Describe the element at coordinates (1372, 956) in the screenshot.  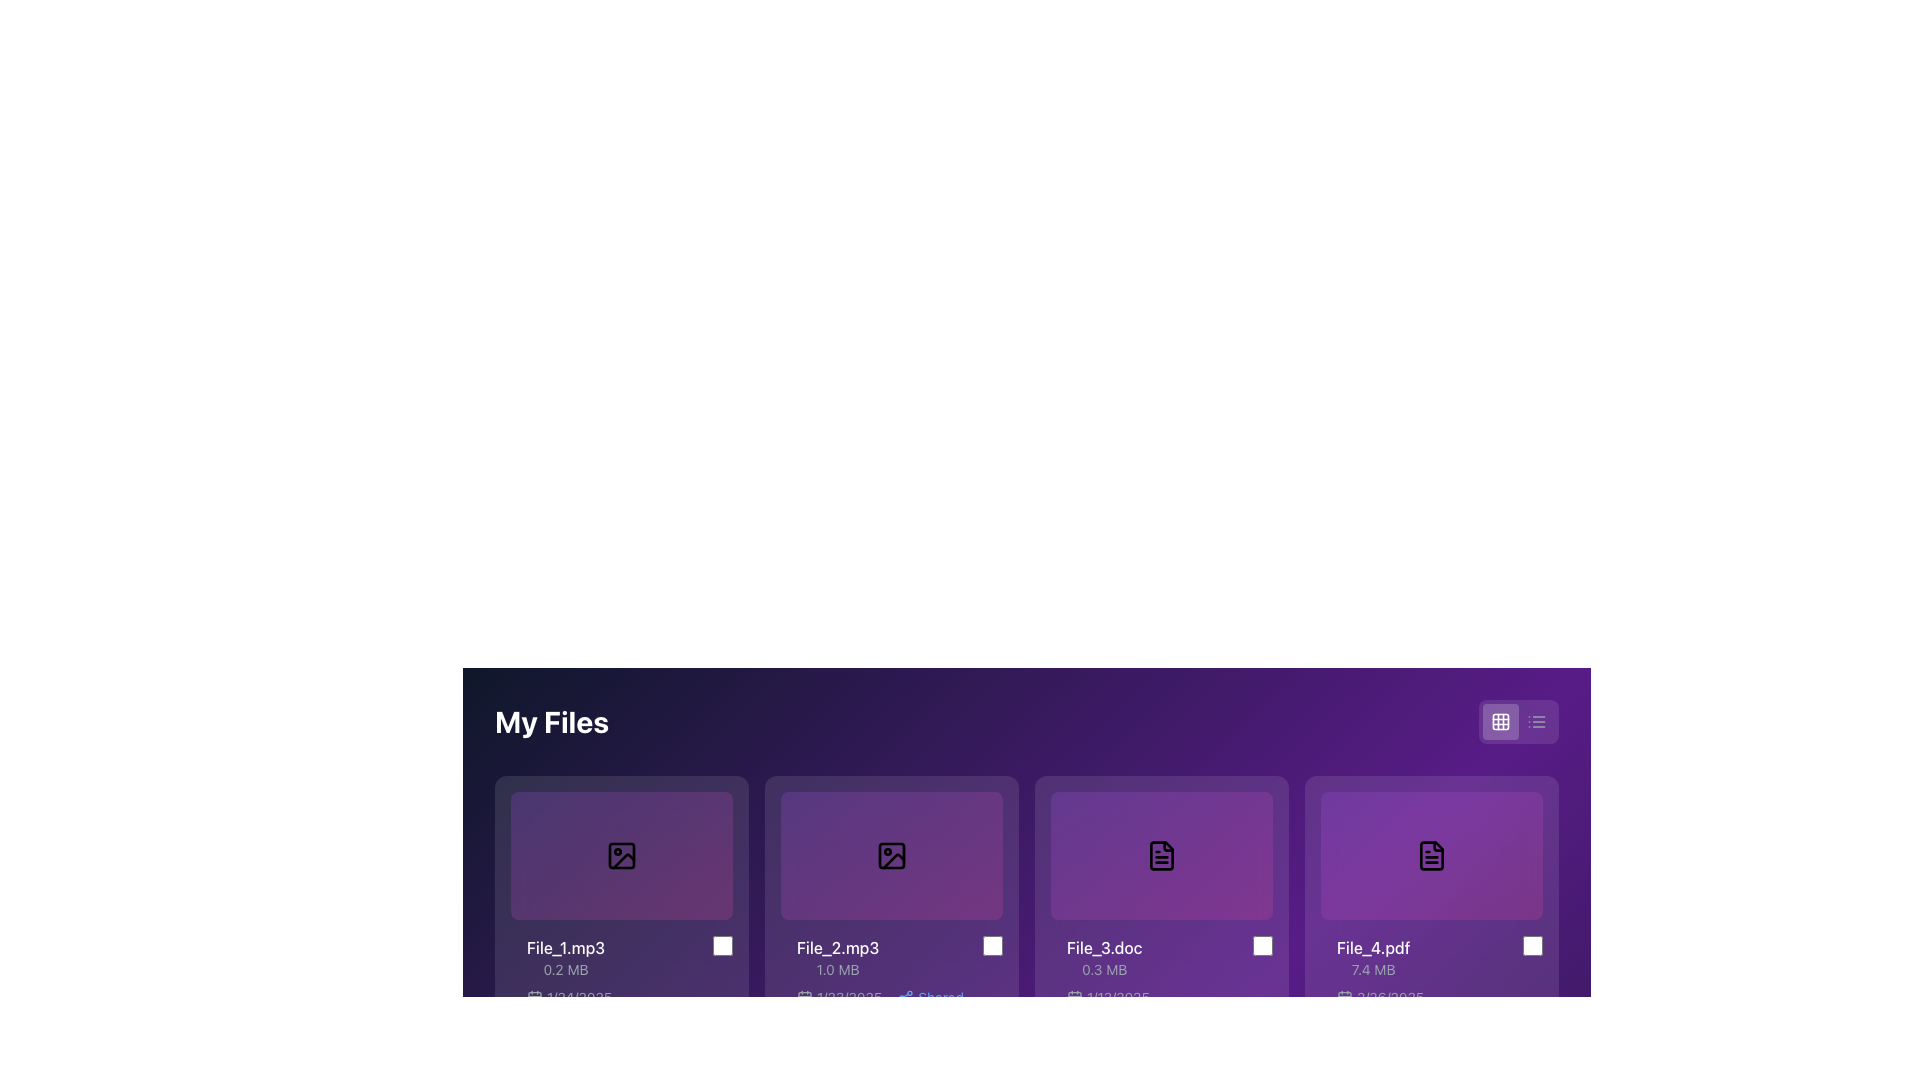
I see `displayed text from the text label showing 'File_4.pdf' and '7.4 MB' on a purple background, located at the bottom-right area of the fourth file card` at that location.